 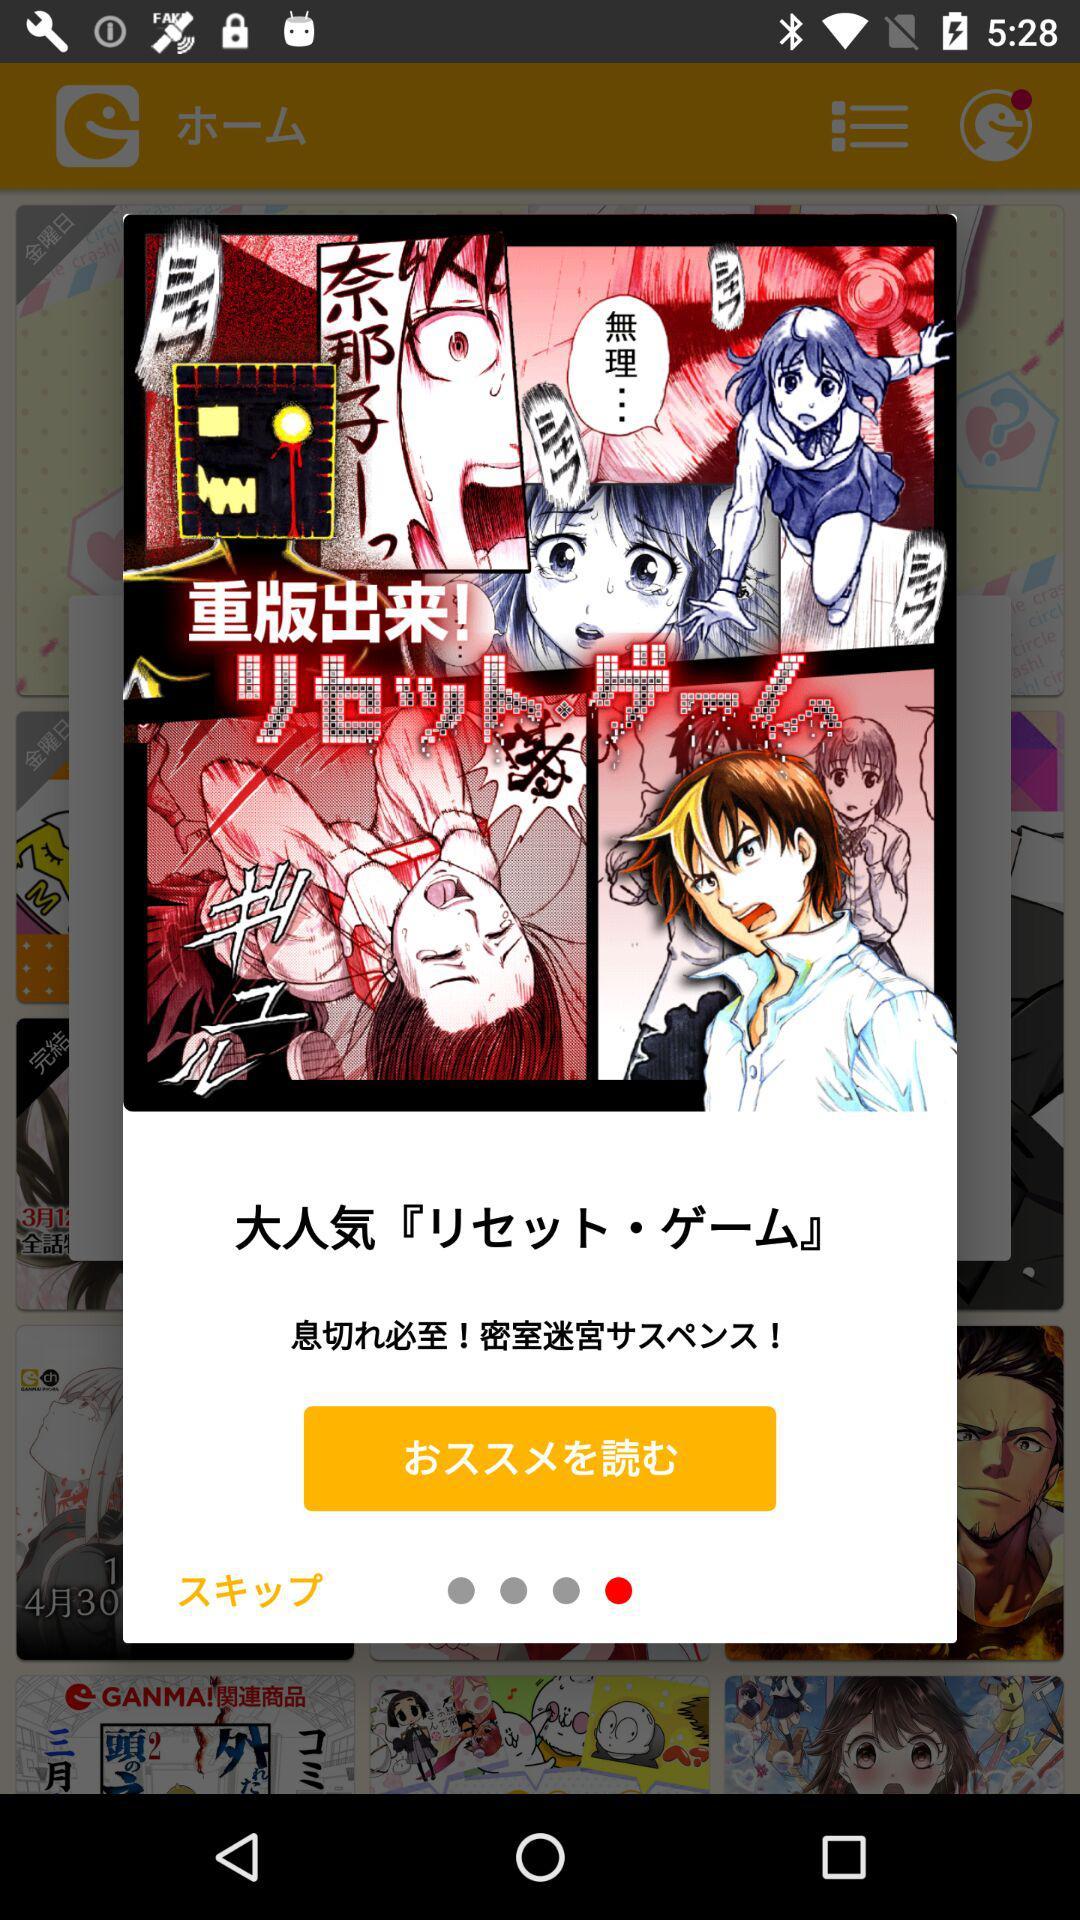 I want to click on forward to next video, so click(x=512, y=1589).